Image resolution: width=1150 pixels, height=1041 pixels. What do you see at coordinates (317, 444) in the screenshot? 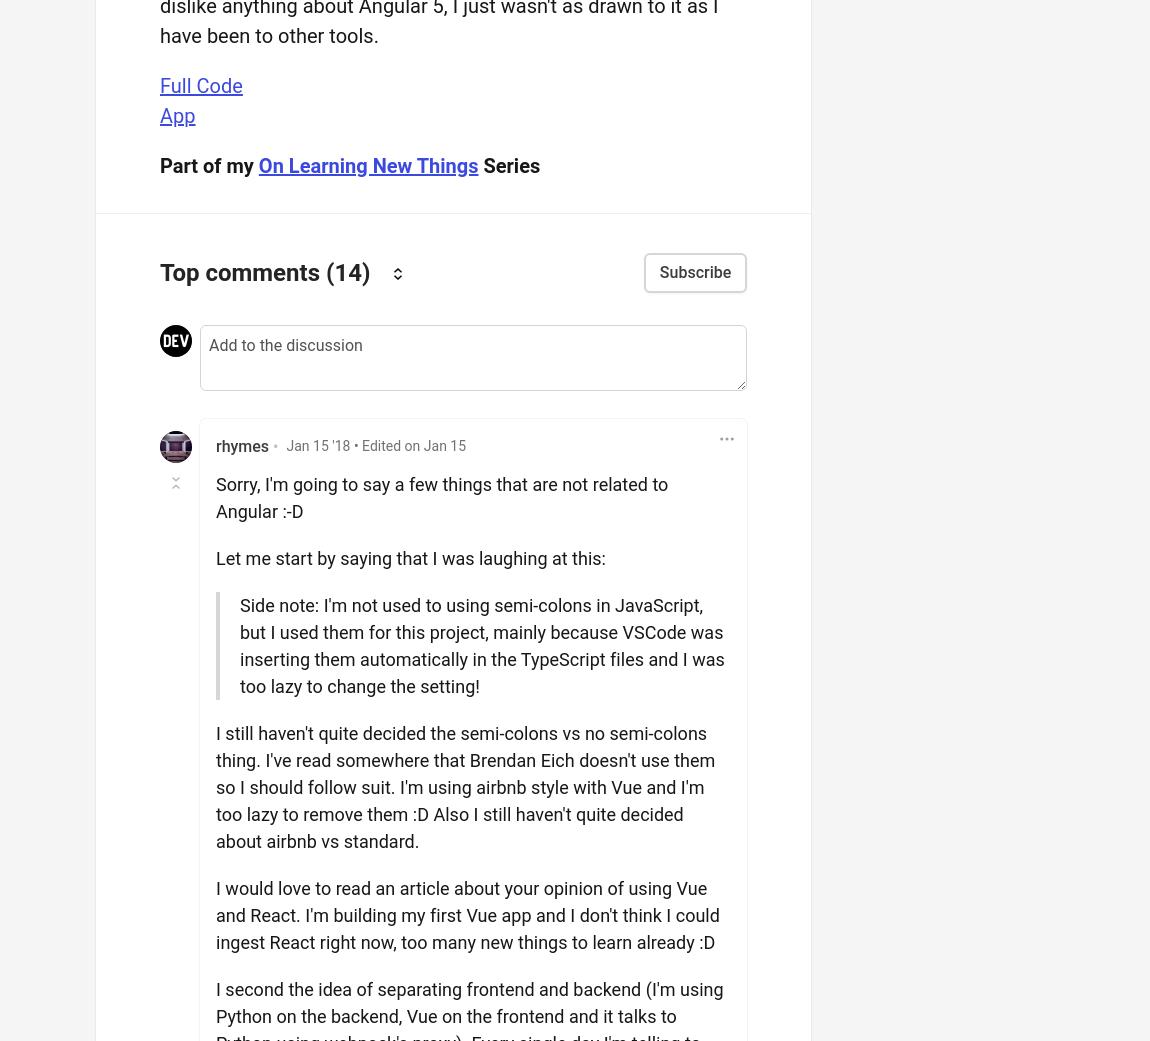
I see `'Jan 15 '18'` at bounding box center [317, 444].